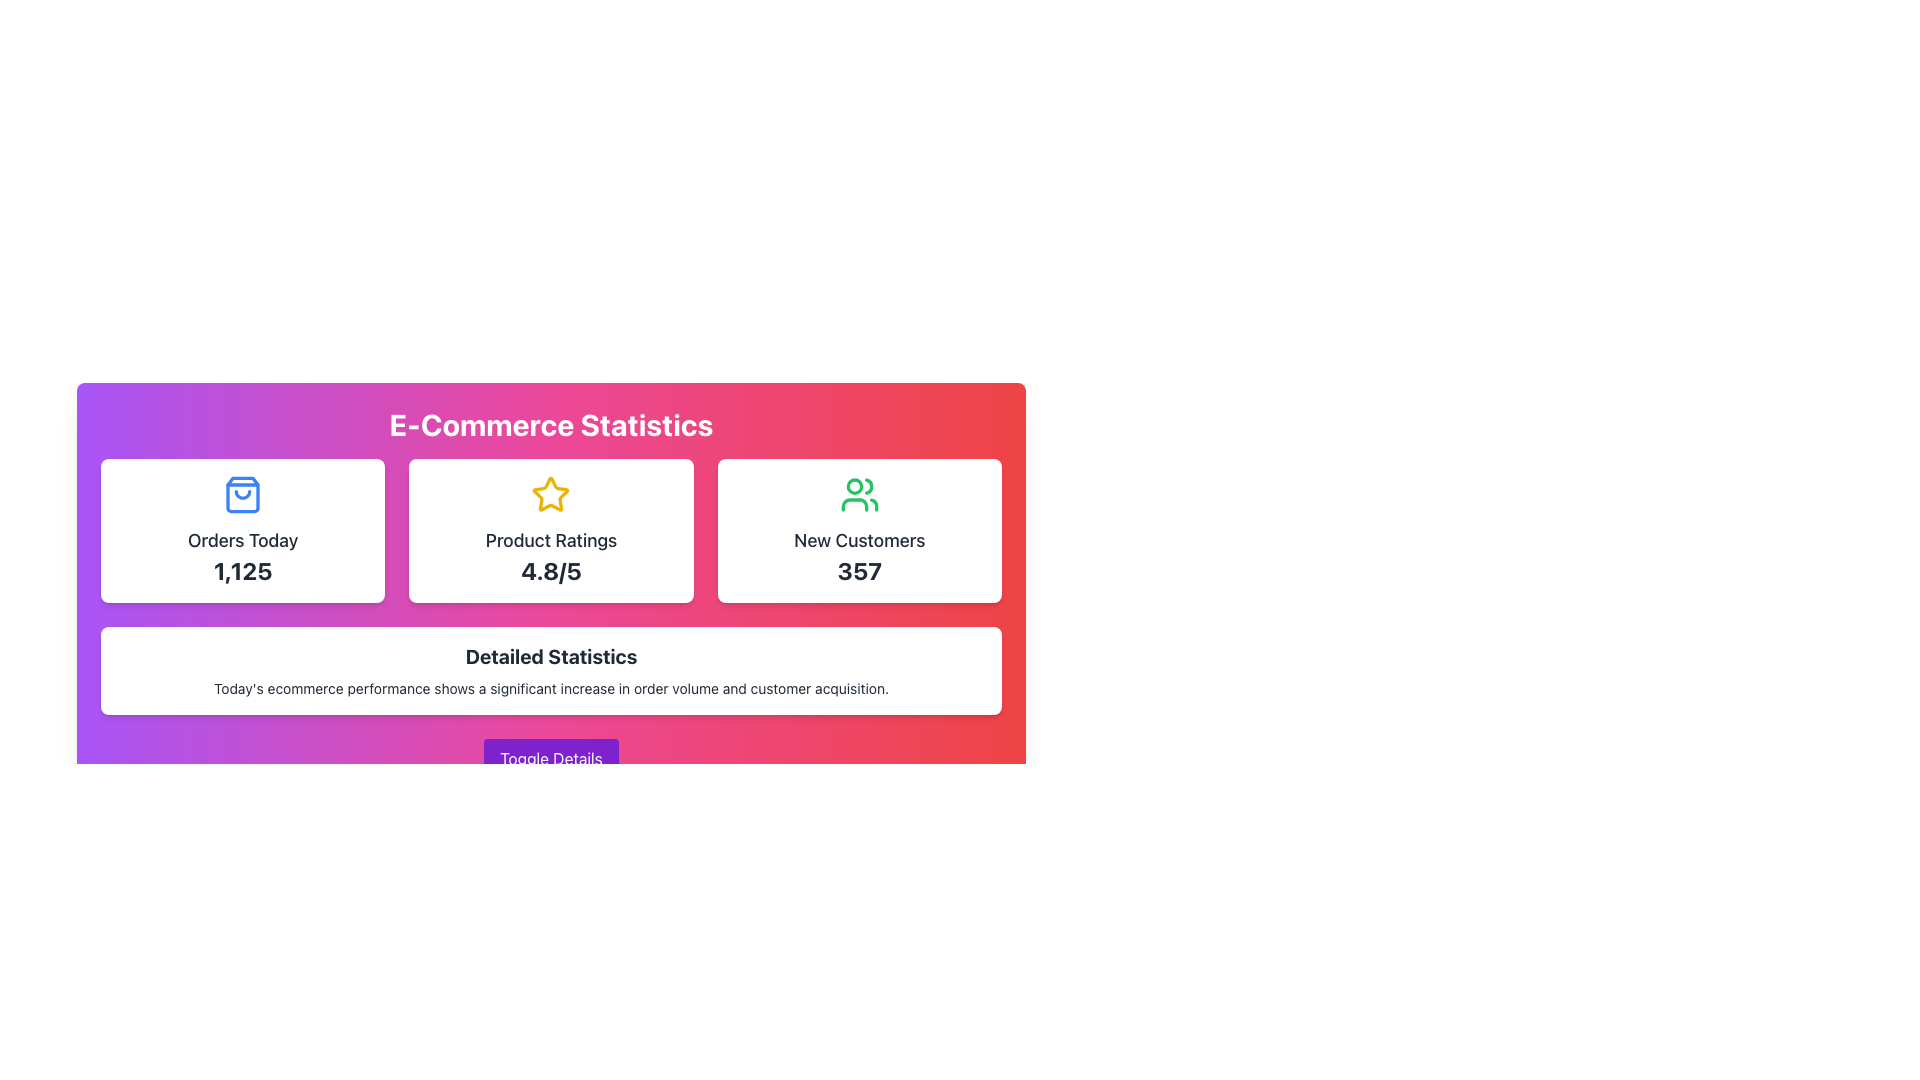  What do you see at coordinates (551, 530) in the screenshot?
I see `the informational card titled 'Product Ratings' which displays a rating of '4.8/5' and is located in the center column of the grid layout` at bounding box center [551, 530].